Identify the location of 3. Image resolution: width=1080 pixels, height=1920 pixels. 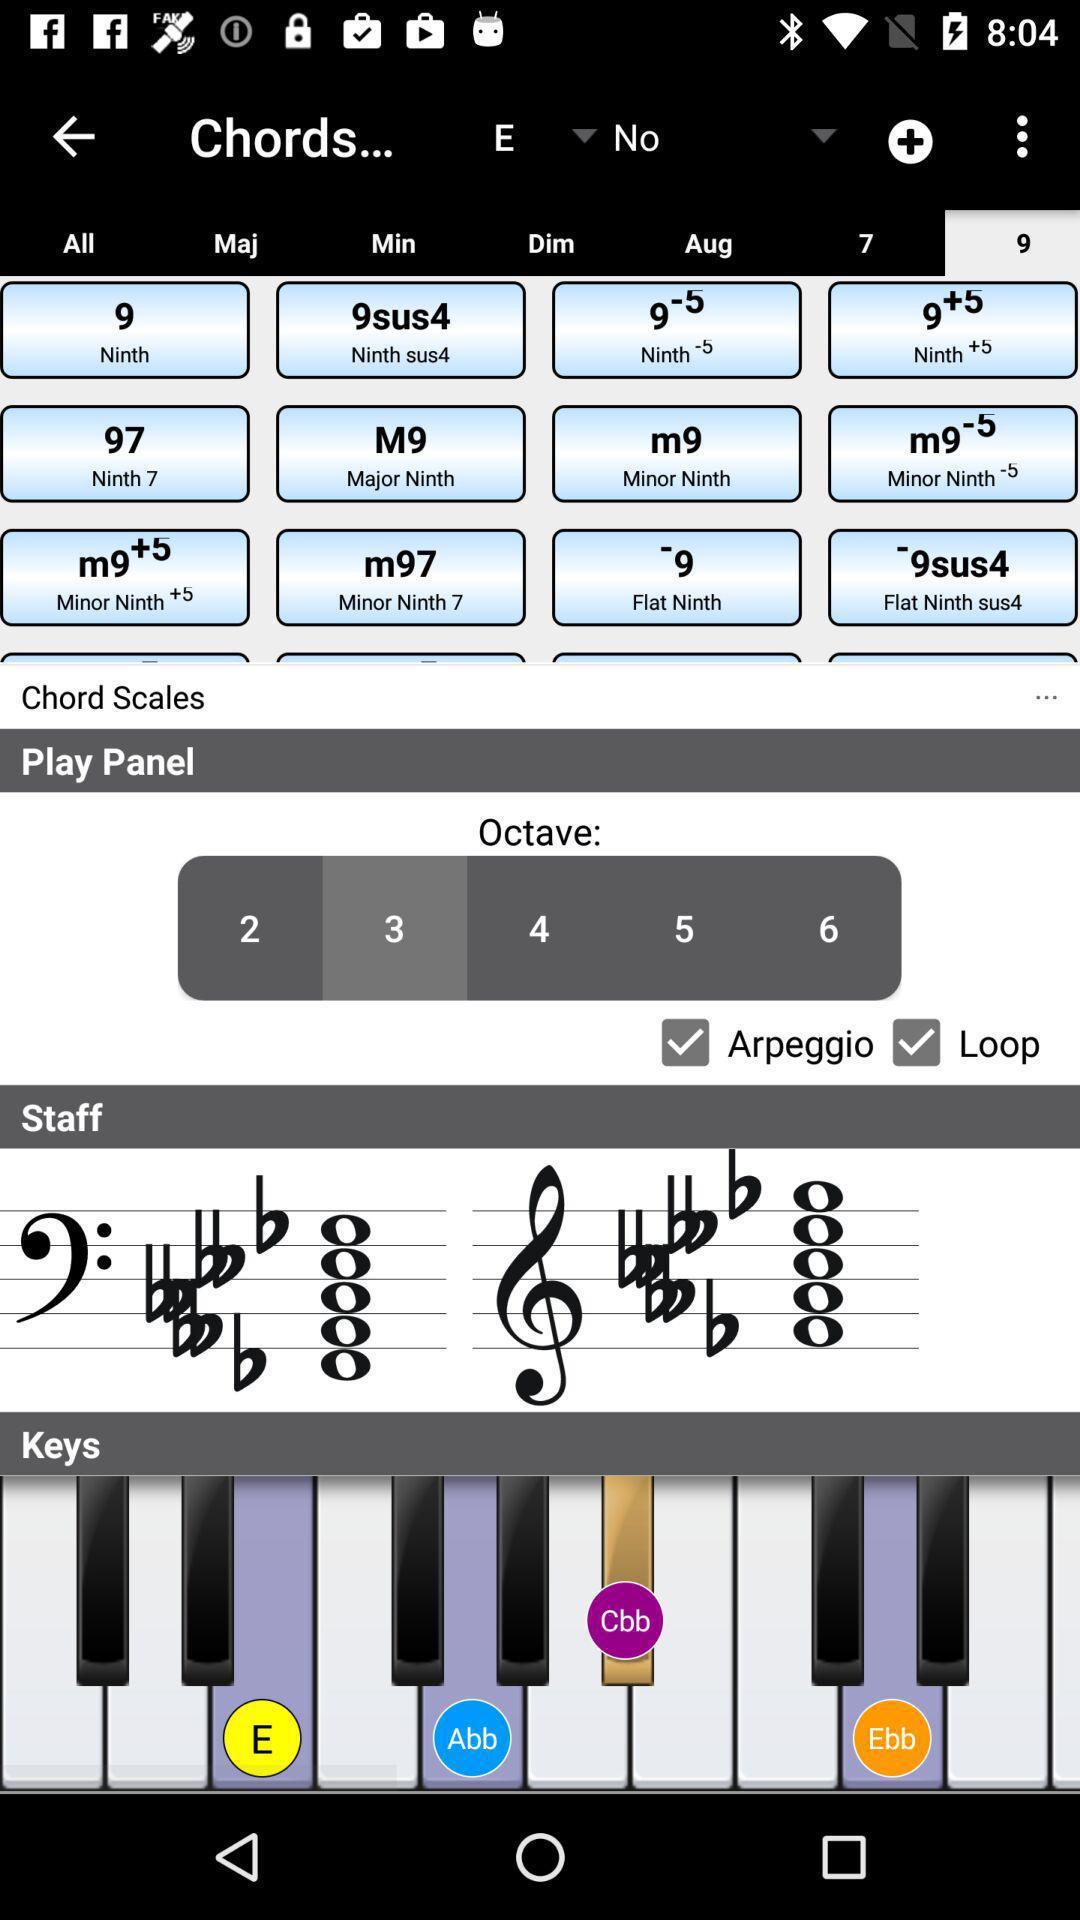
(394, 927).